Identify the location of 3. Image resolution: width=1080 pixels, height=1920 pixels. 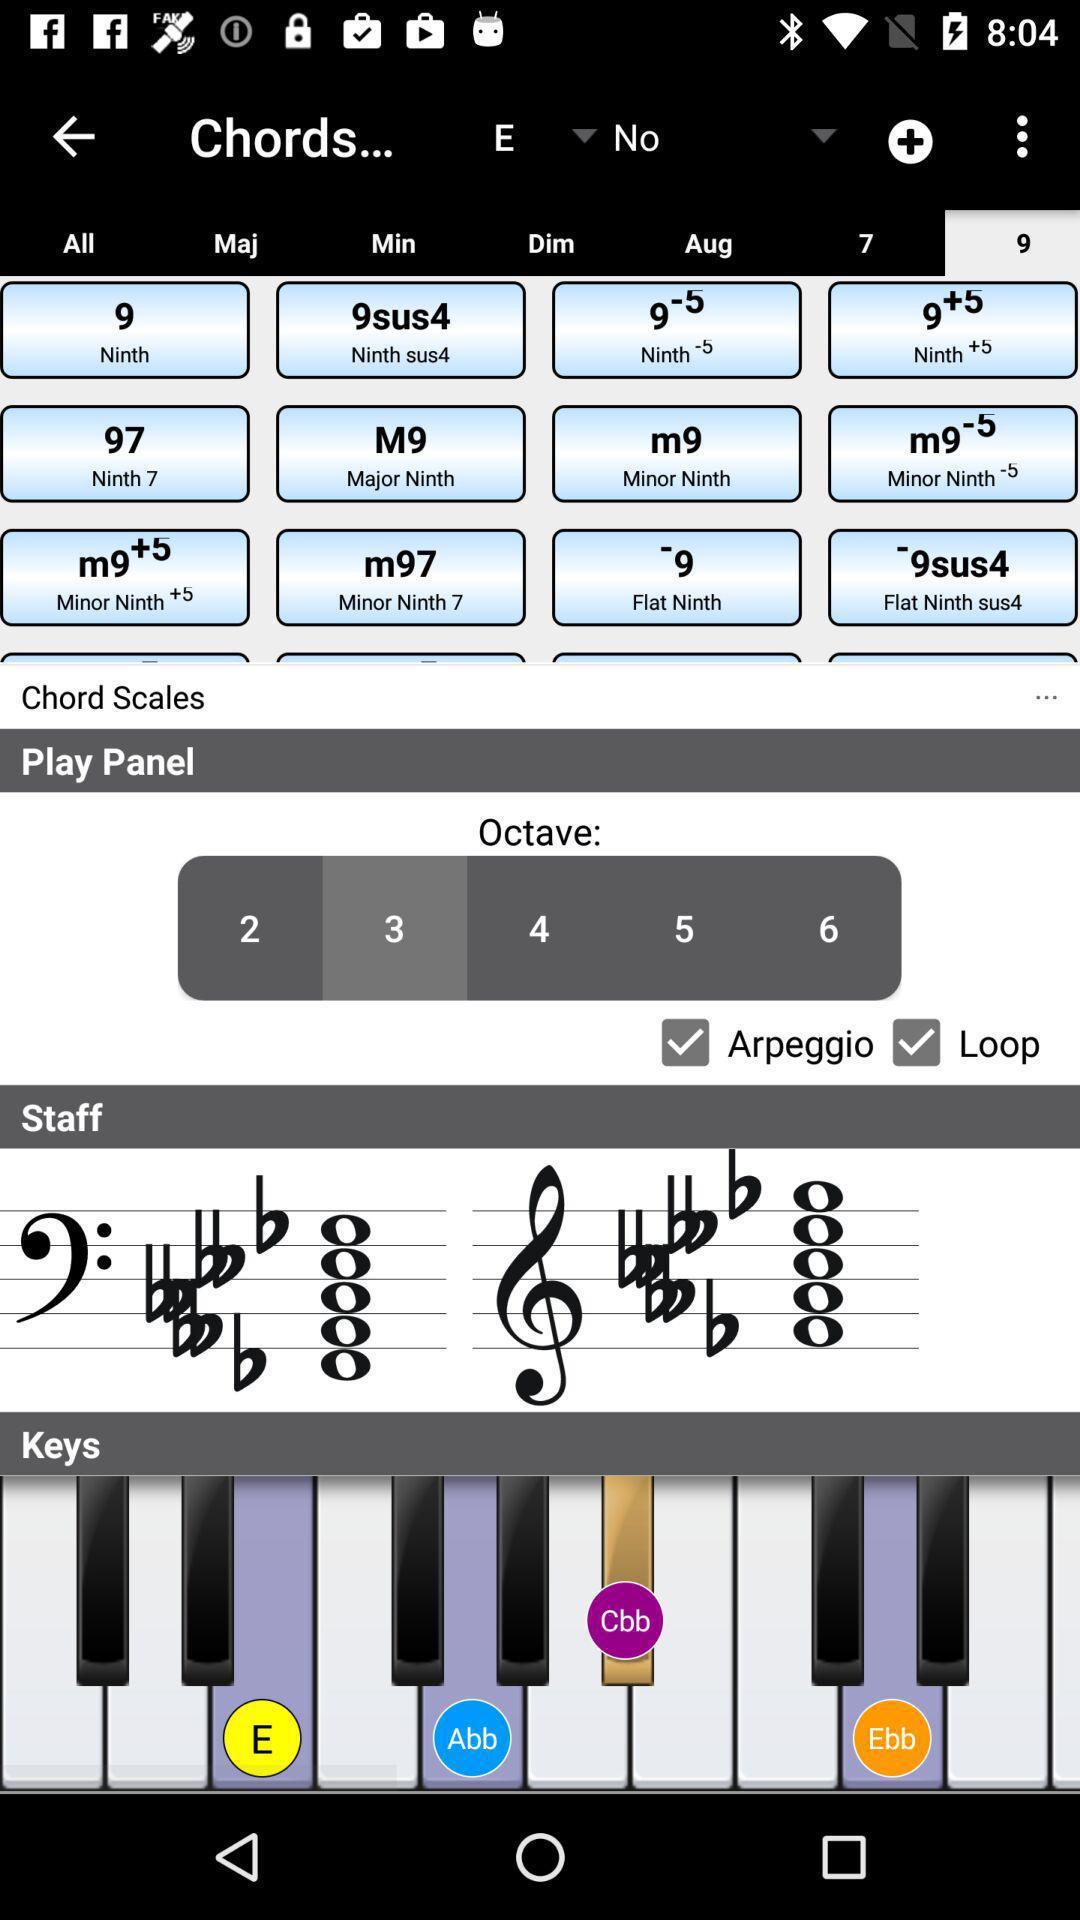
(394, 927).